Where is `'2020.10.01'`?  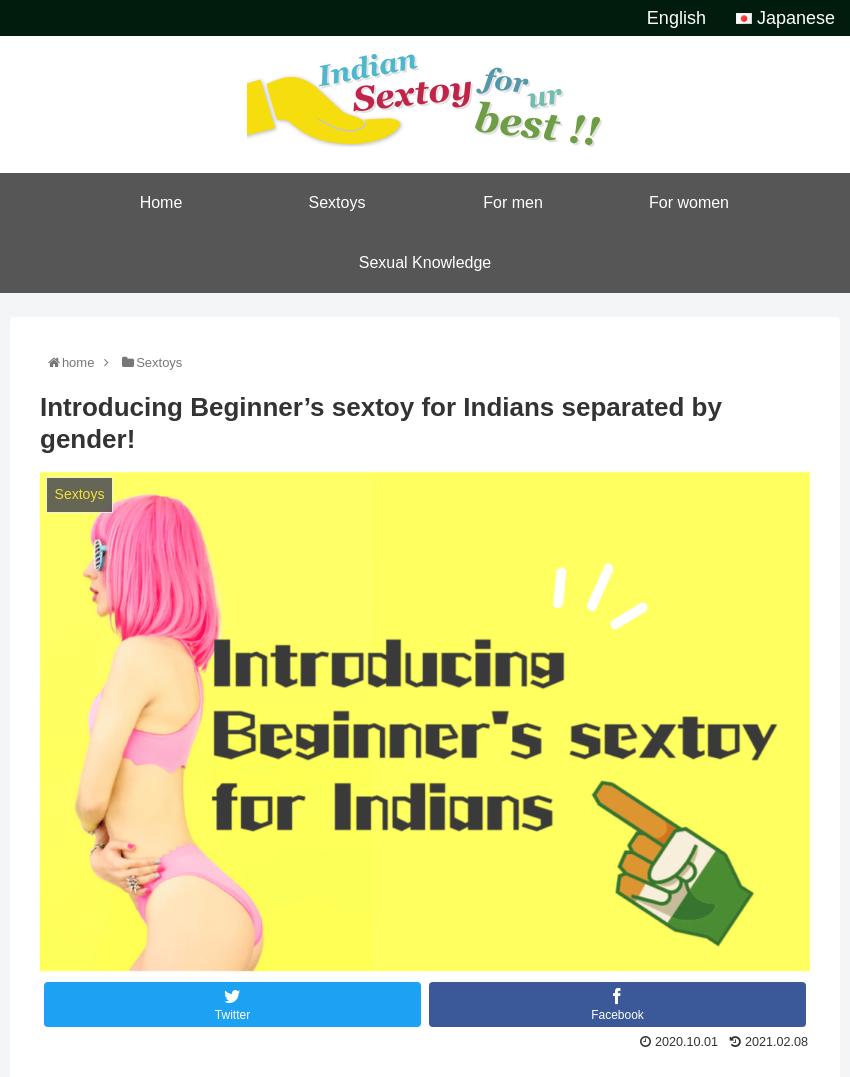
'2020.10.01' is located at coordinates (684, 1041).